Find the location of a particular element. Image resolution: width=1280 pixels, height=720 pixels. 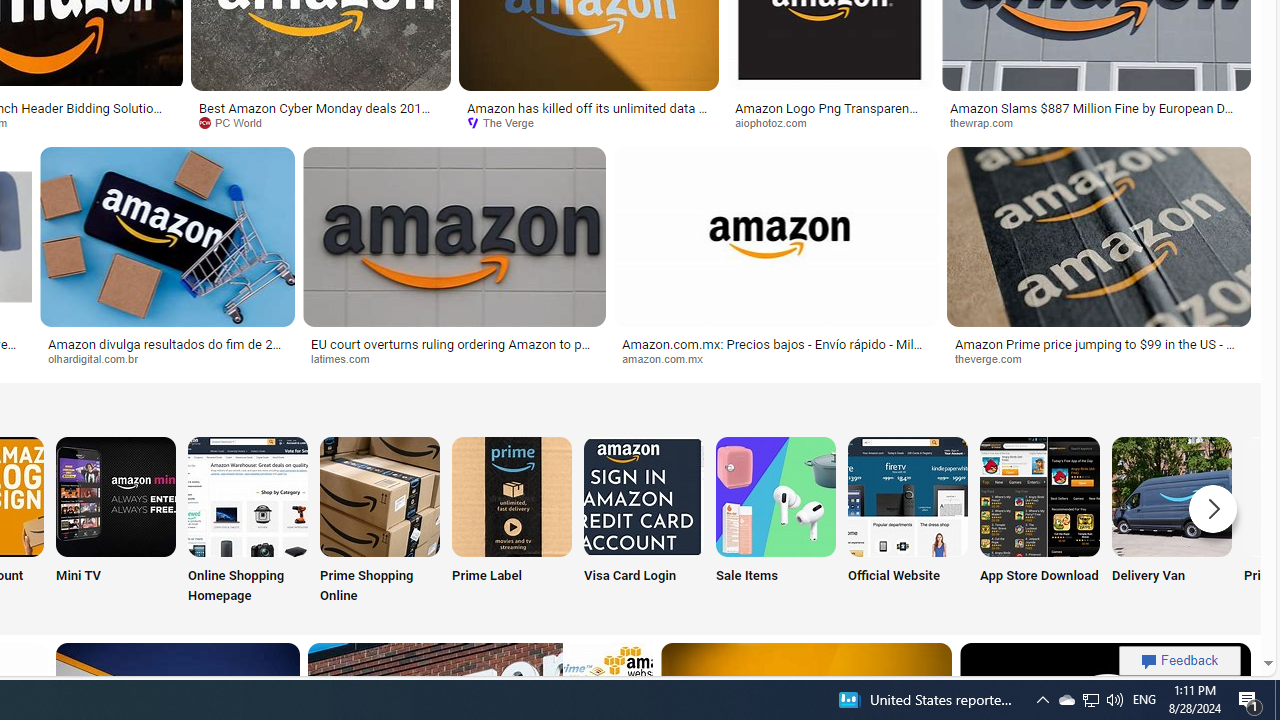

'Sale Items' is located at coordinates (774, 521).